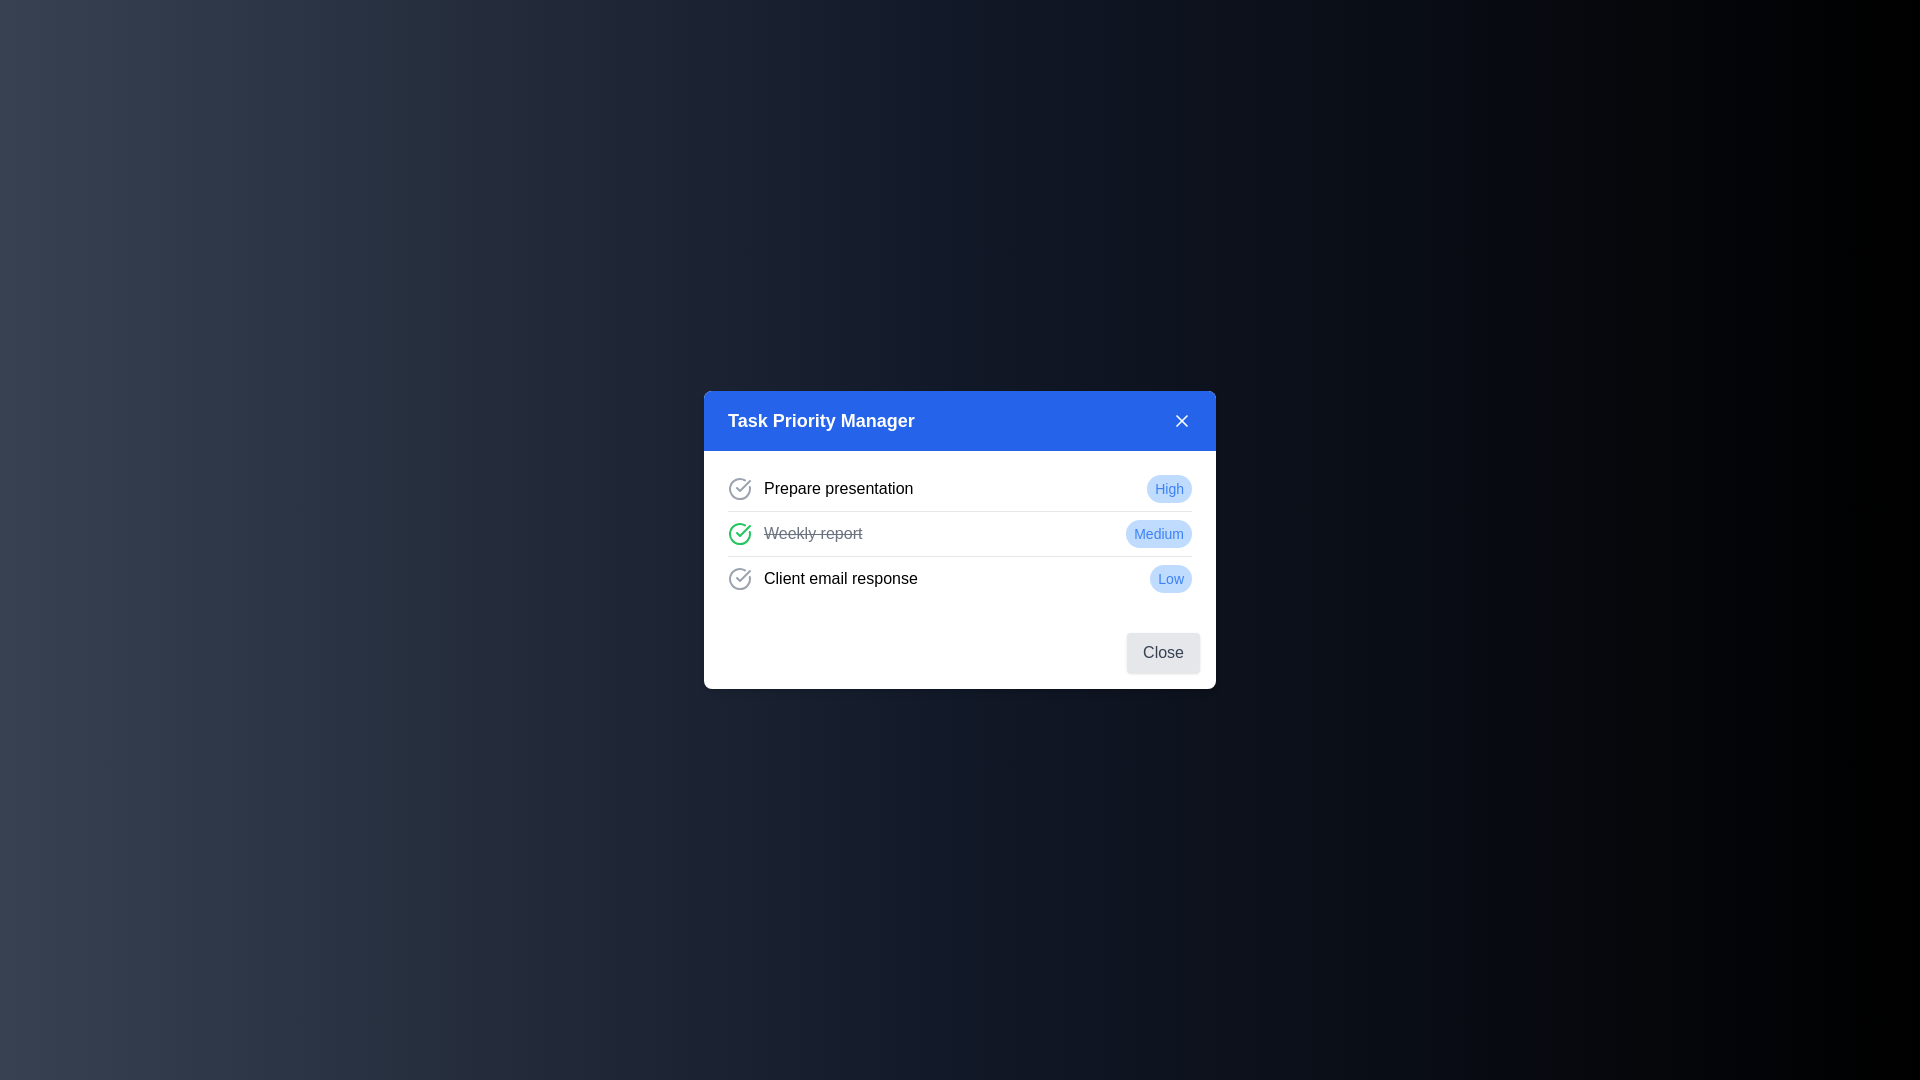 The height and width of the screenshot is (1080, 1920). What do you see at coordinates (1169, 489) in the screenshot?
I see `the 'High' priority badge element, which is a button-like component with a blue background, located to the right of the 'Prepare presentation' item` at bounding box center [1169, 489].